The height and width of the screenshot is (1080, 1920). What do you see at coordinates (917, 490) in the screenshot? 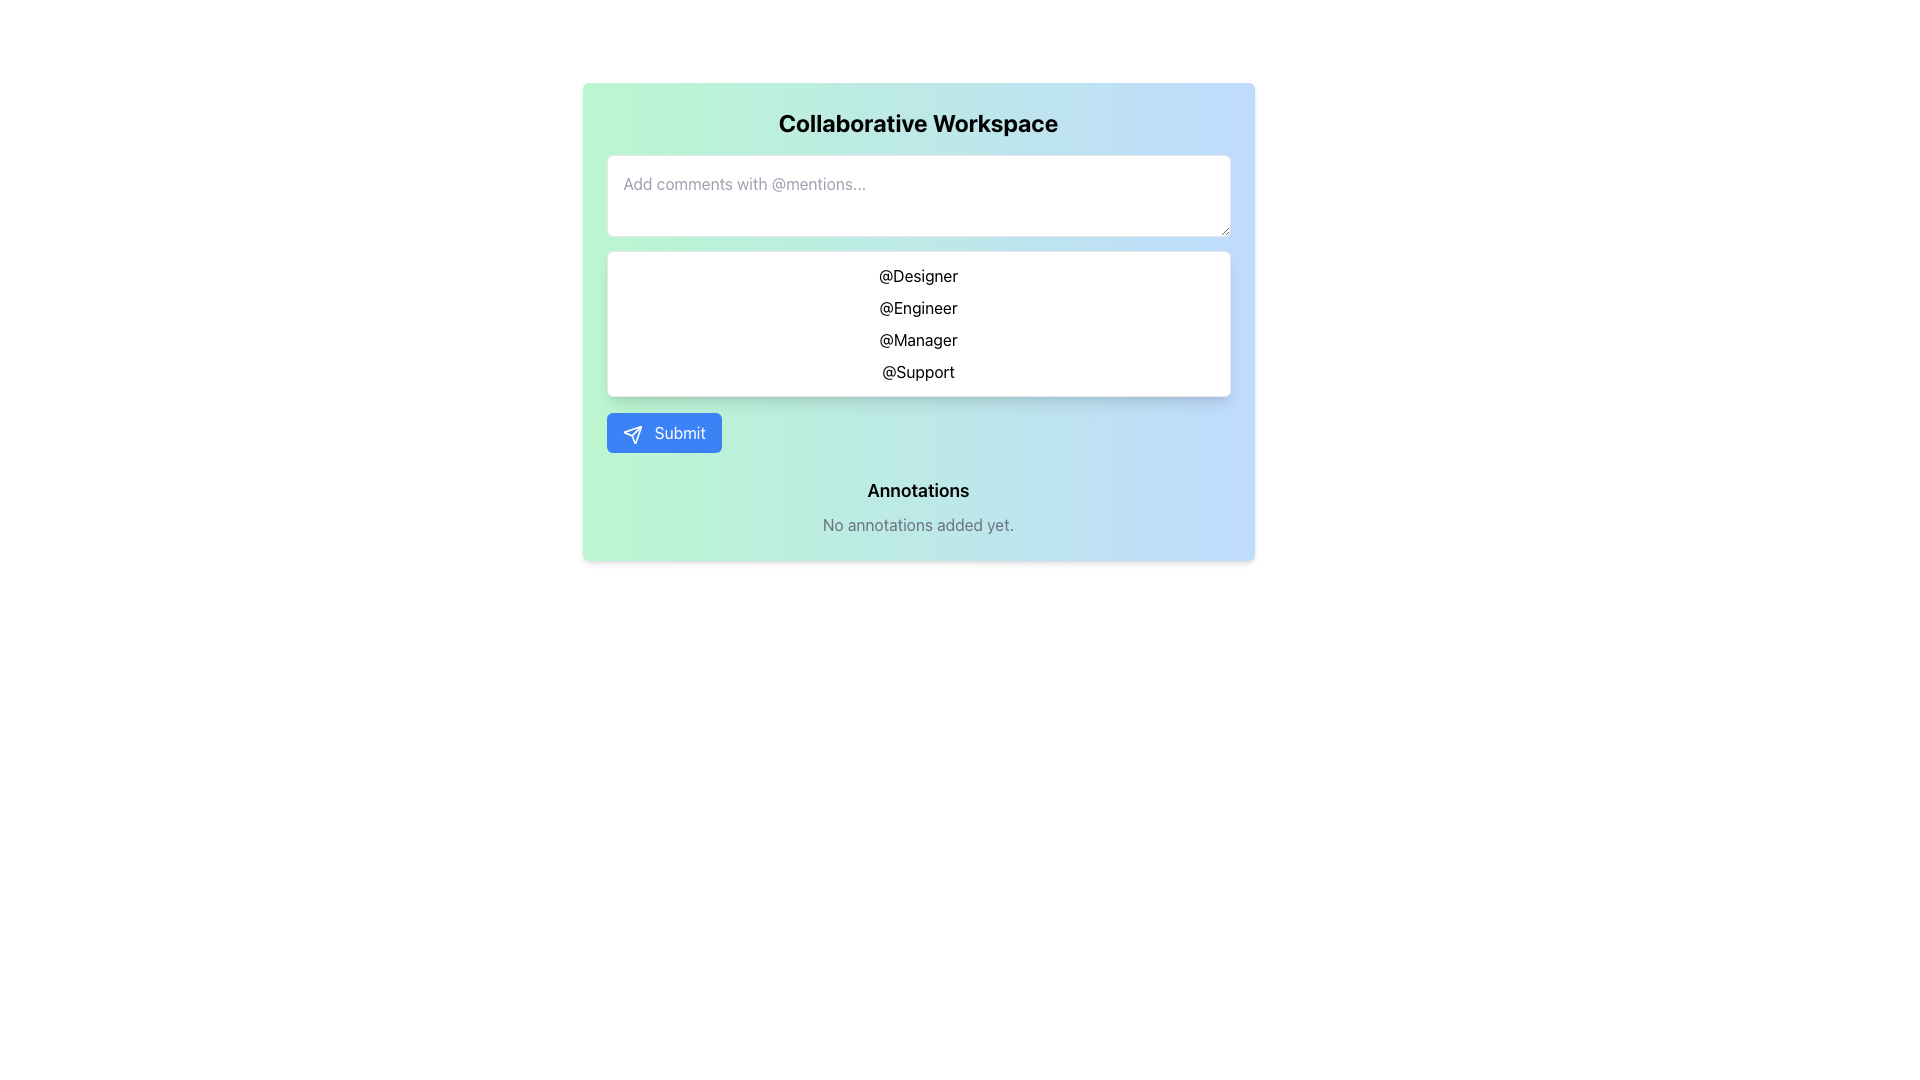
I see `text label that serves as a section heading, positioned above the phrase 'No annotations added yet.' and below the blue 'Submit' button` at bounding box center [917, 490].